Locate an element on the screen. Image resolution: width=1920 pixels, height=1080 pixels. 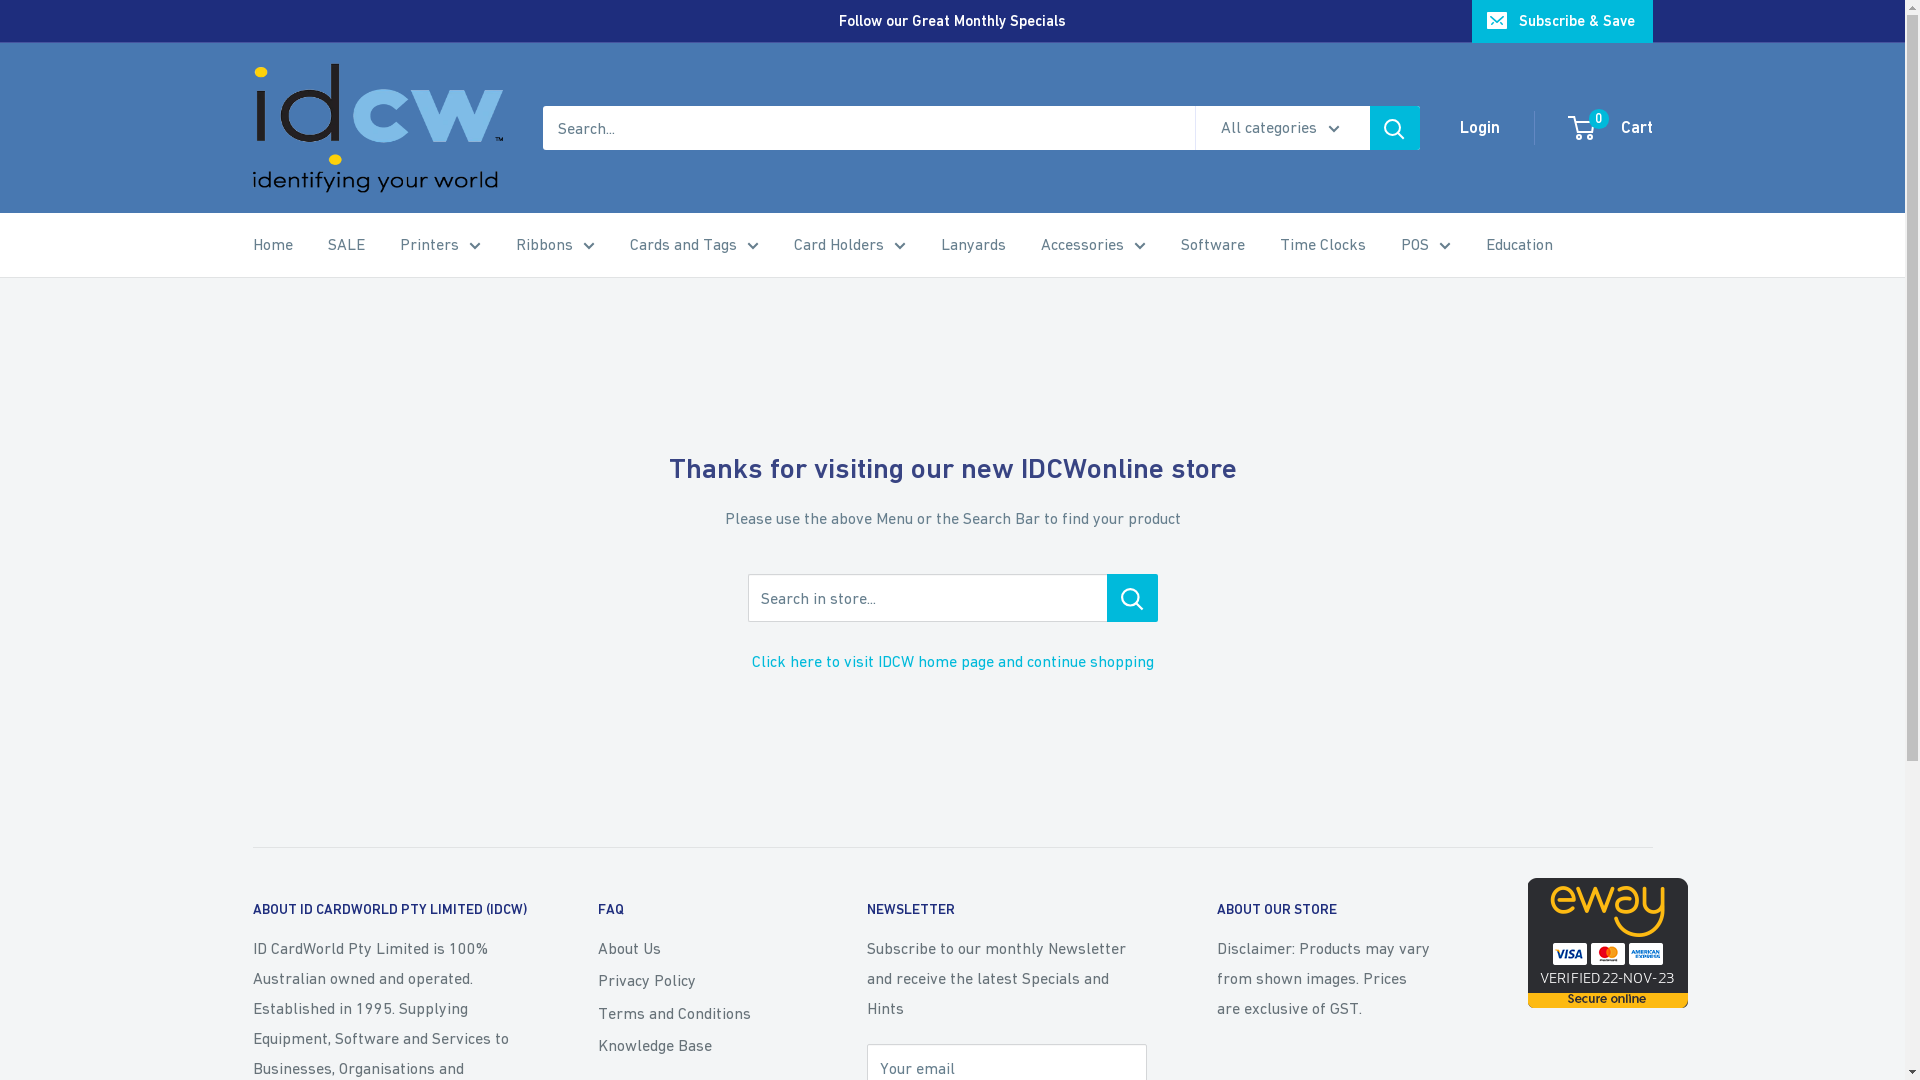
'Card Holders' is located at coordinates (849, 244).